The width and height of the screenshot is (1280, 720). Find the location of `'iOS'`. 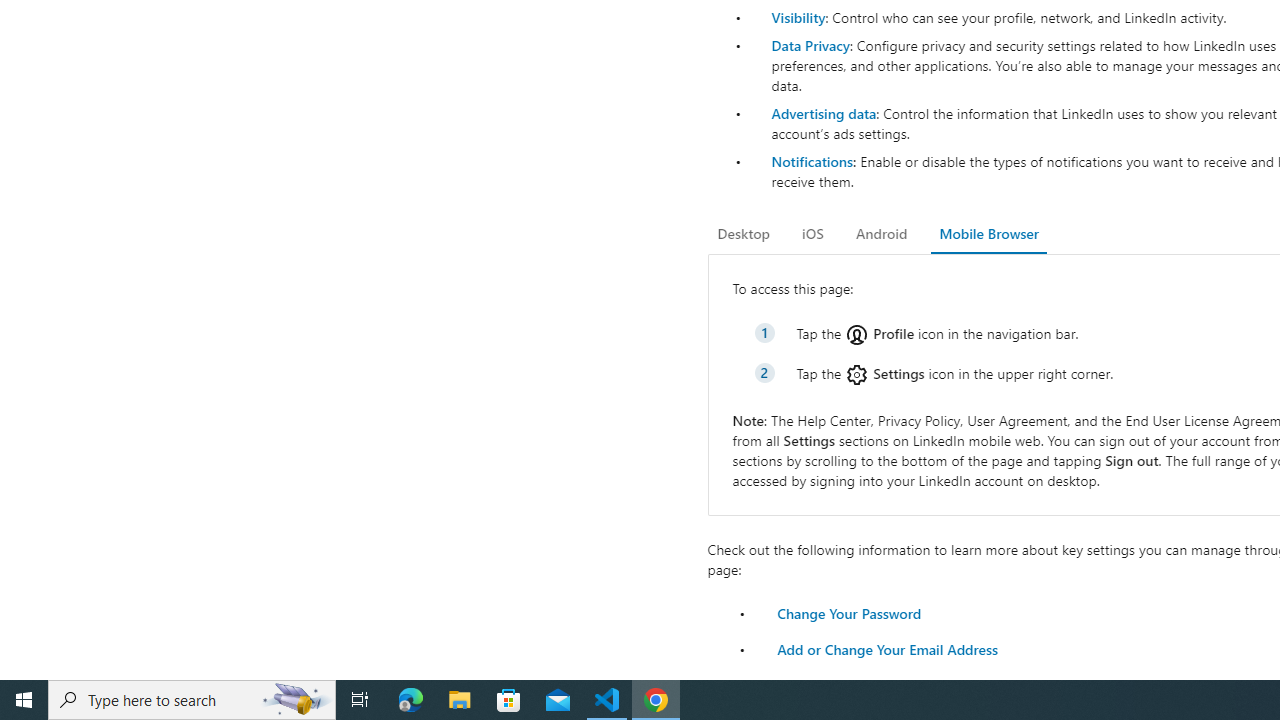

'iOS' is located at coordinates (812, 233).